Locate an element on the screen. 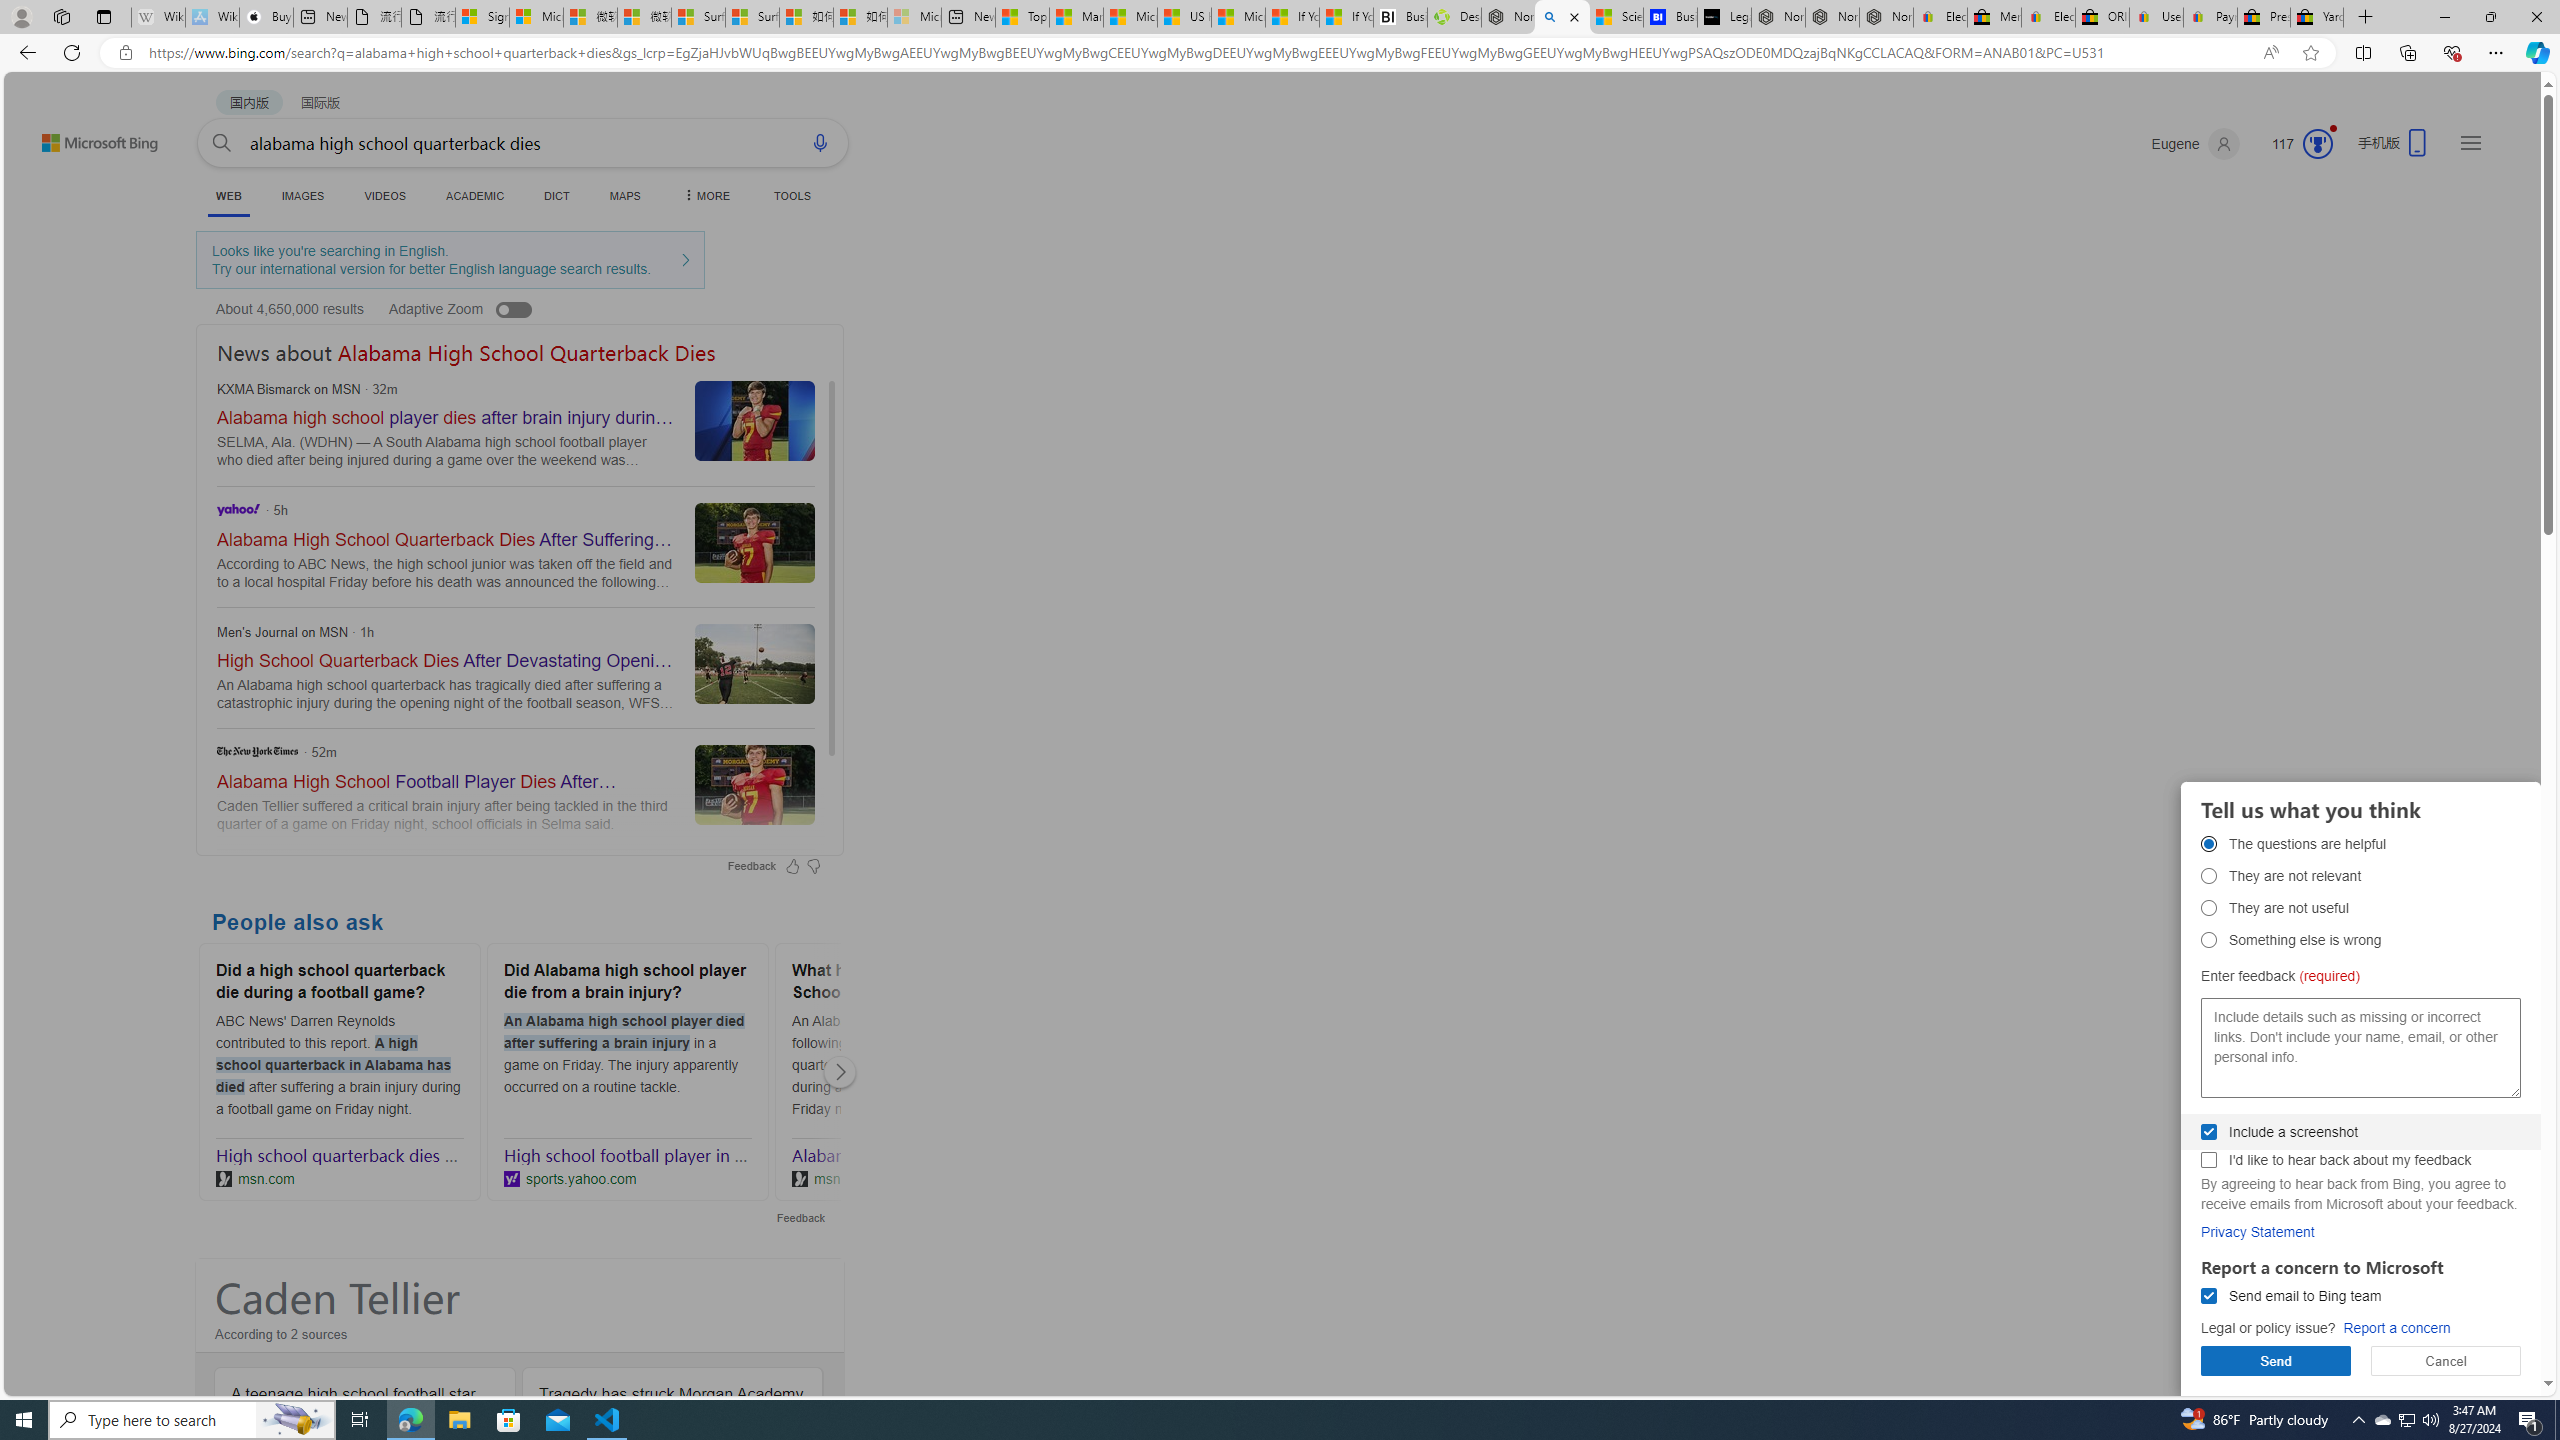  'Something else is wrong Something else is wrong' is located at coordinates (2209, 938).